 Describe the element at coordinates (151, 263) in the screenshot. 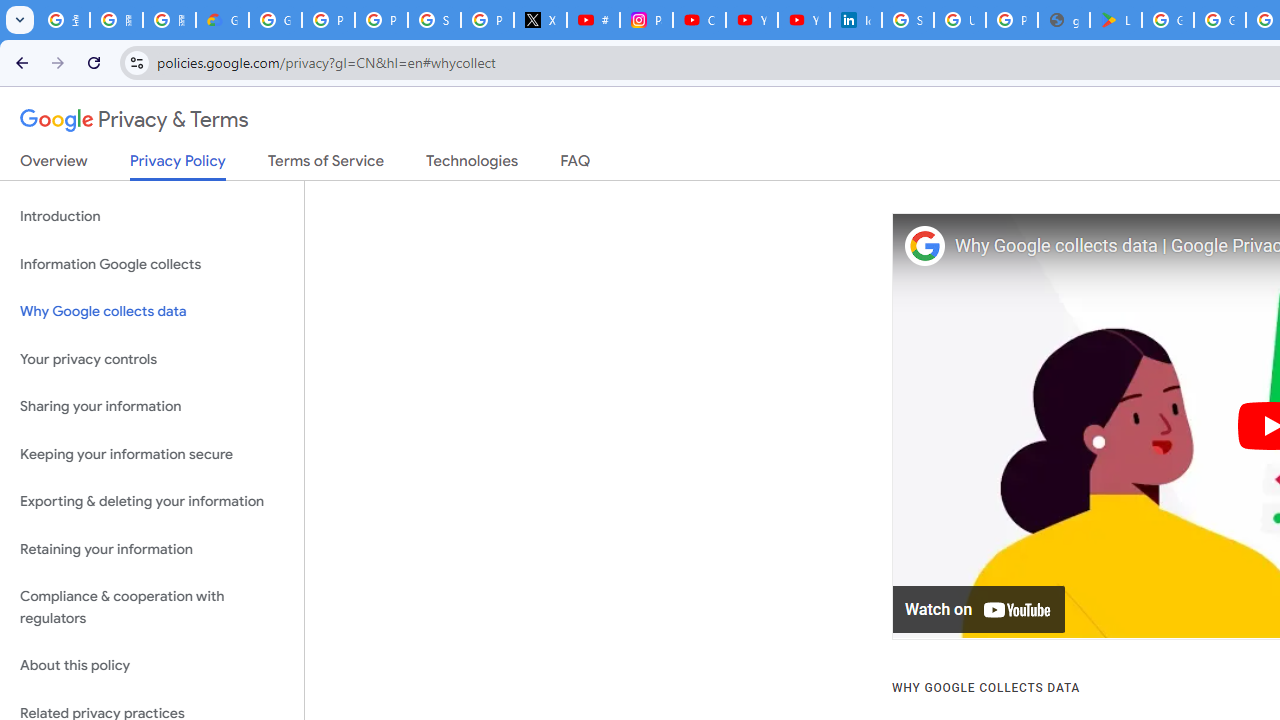

I see `'Information Google collects'` at that location.